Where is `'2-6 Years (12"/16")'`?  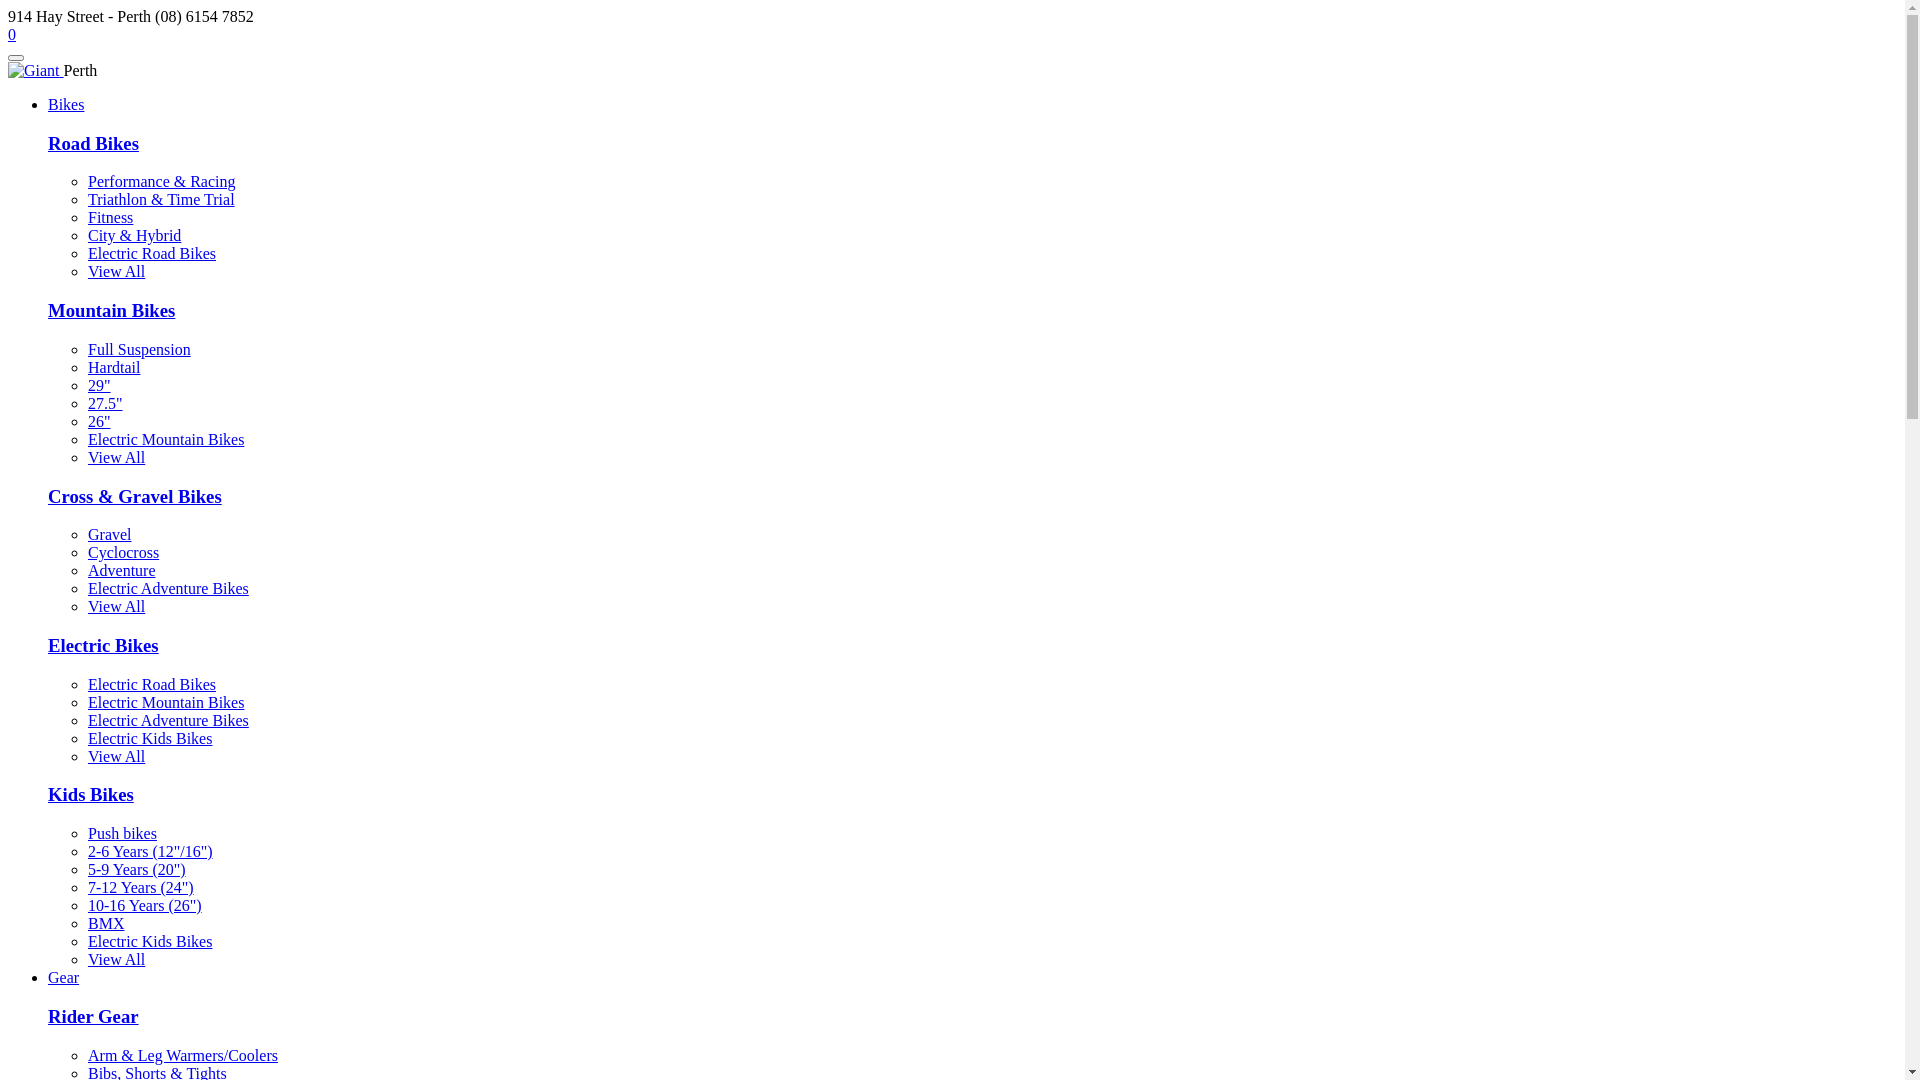 '2-6 Years (12"/16")' is located at coordinates (149, 851).